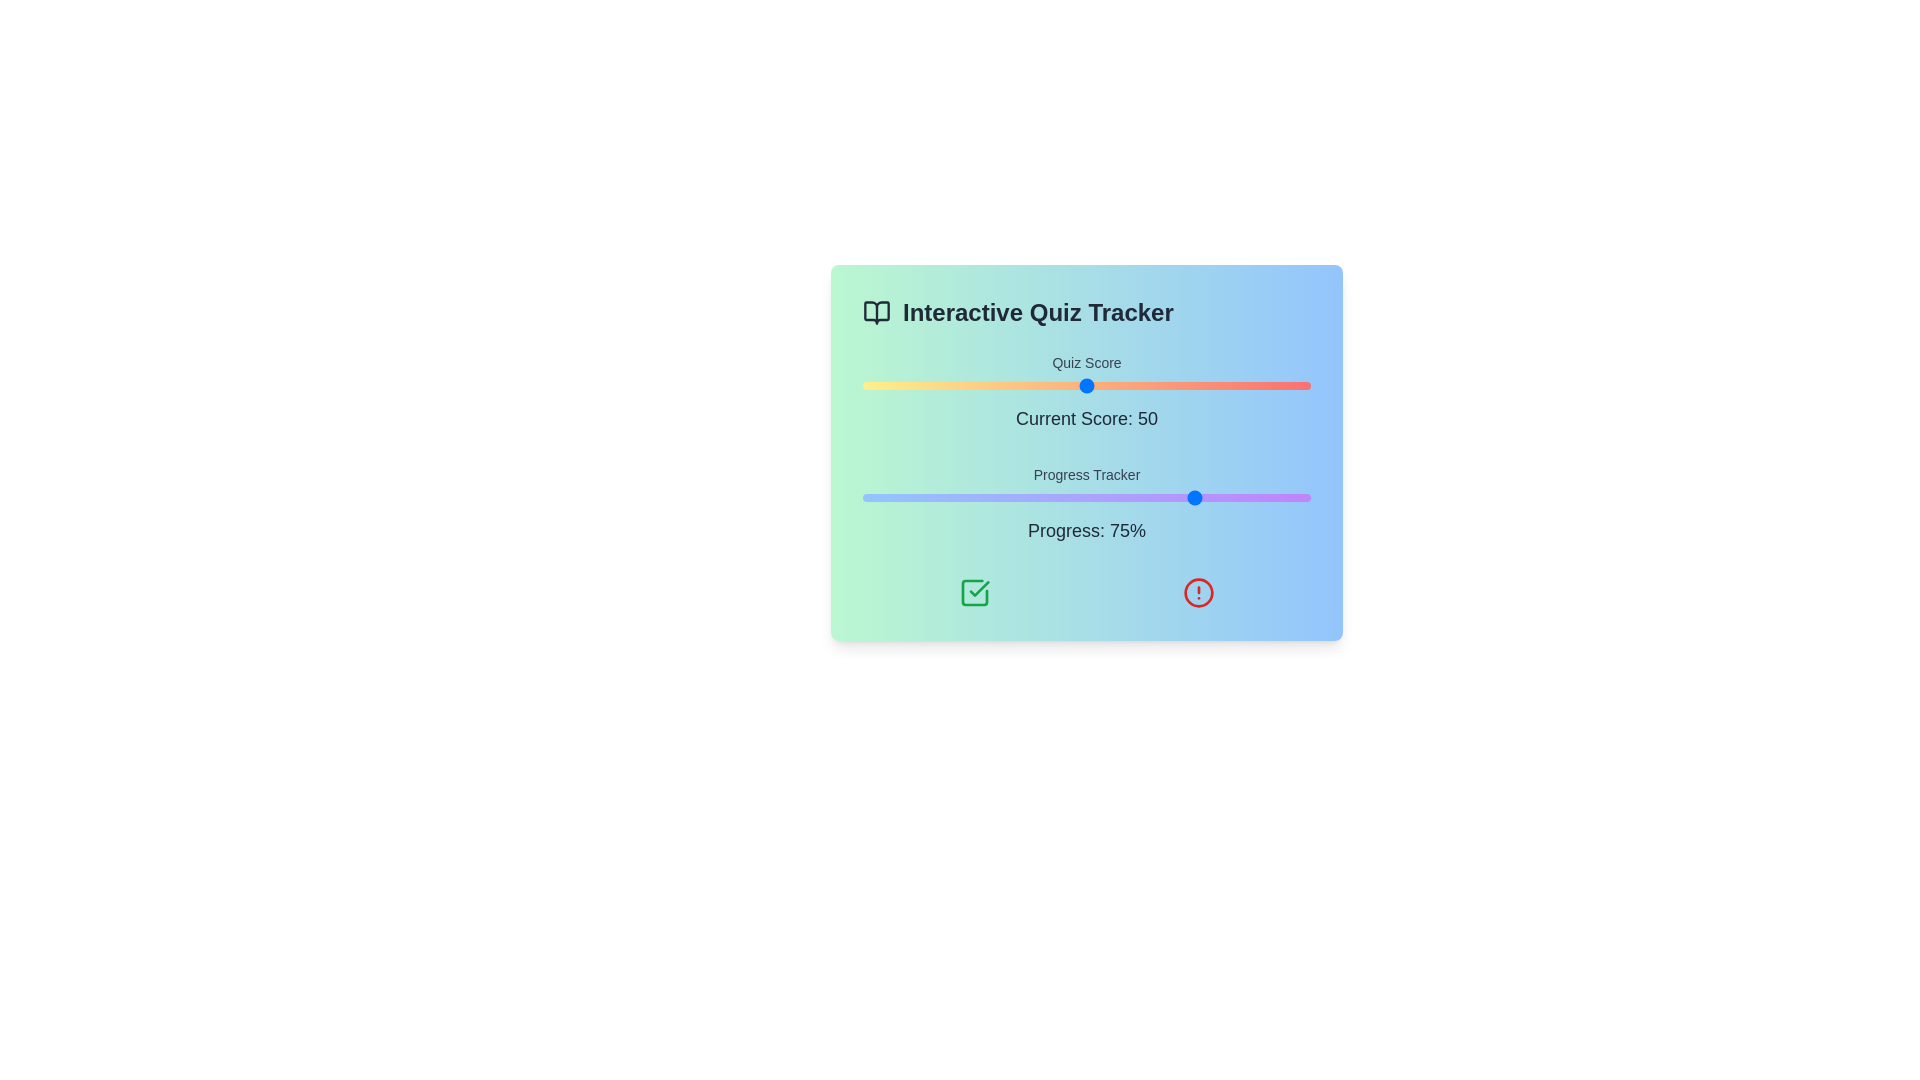 The width and height of the screenshot is (1920, 1080). What do you see at coordinates (1306, 385) in the screenshot?
I see `the quiz score slider to set the score to 99` at bounding box center [1306, 385].